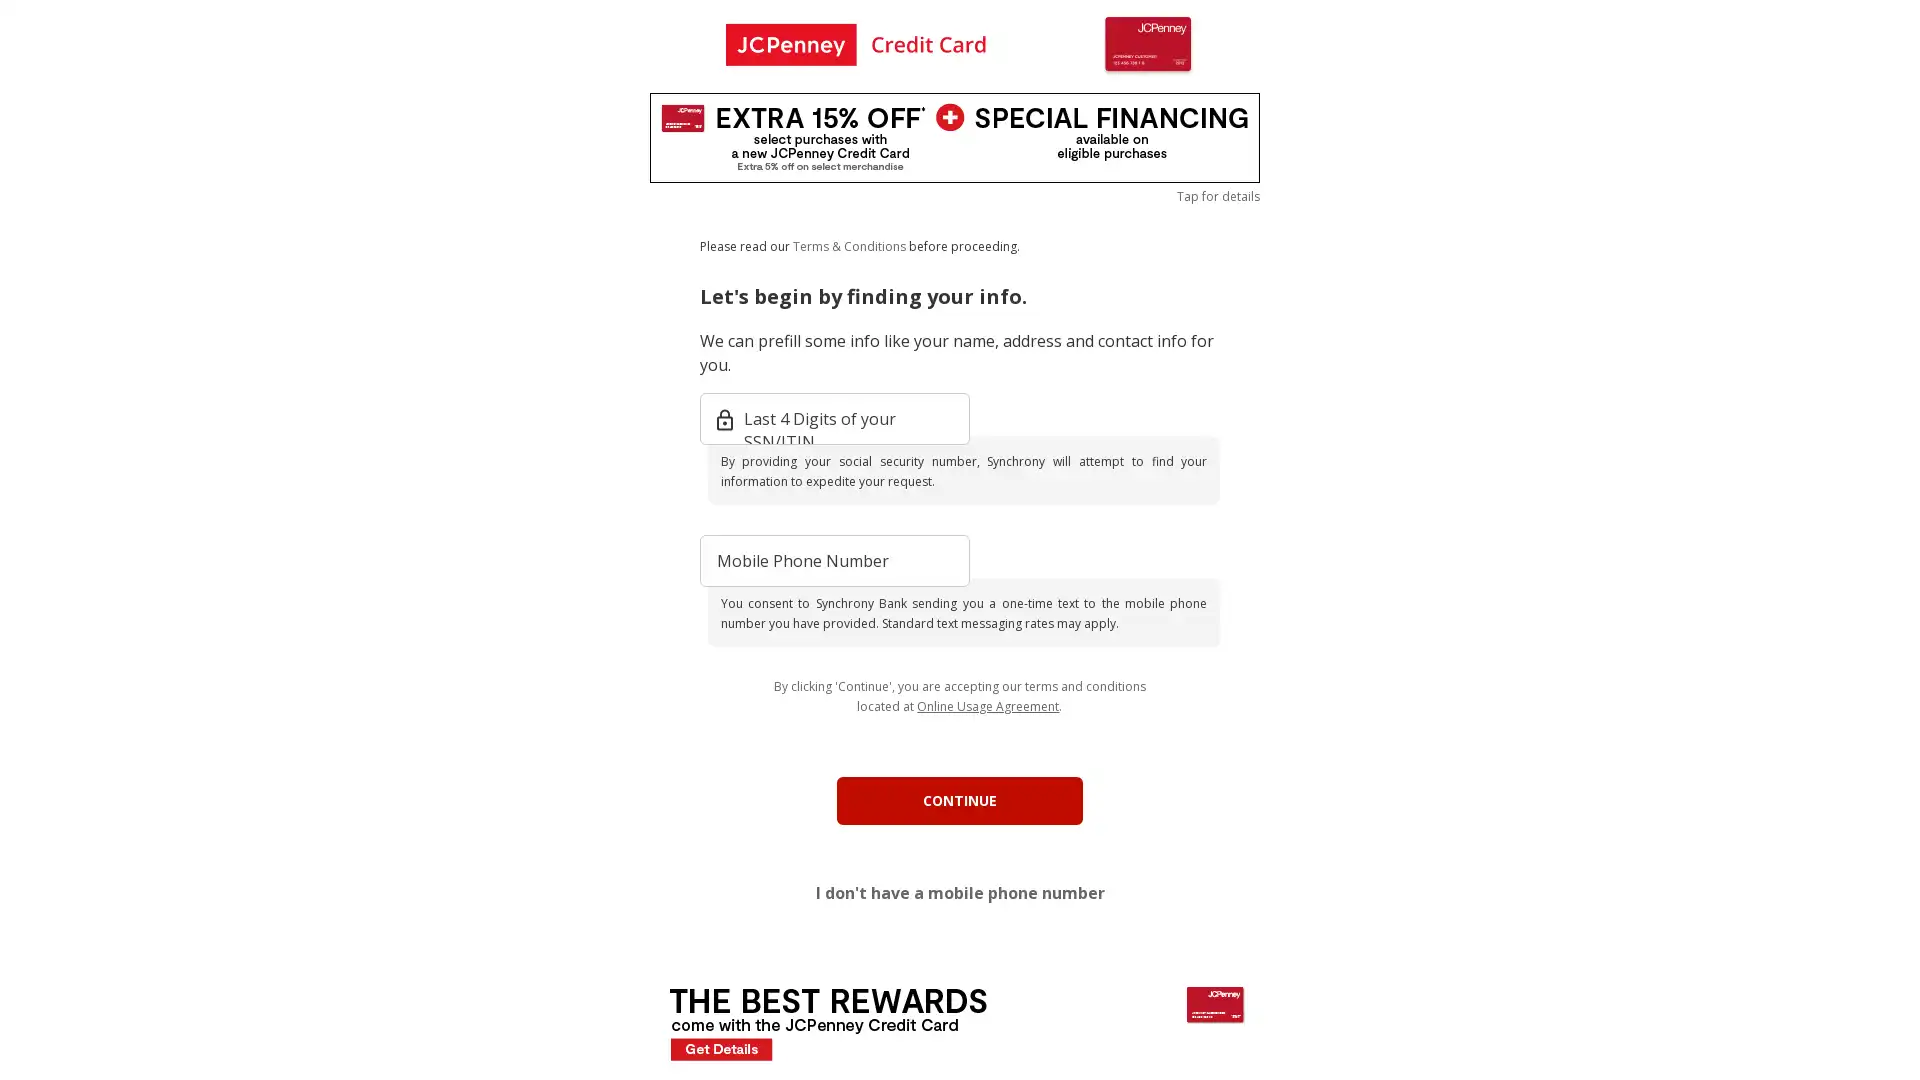 The image size is (1920, 1080). What do you see at coordinates (1217, 196) in the screenshot?
I see `Tap for details` at bounding box center [1217, 196].